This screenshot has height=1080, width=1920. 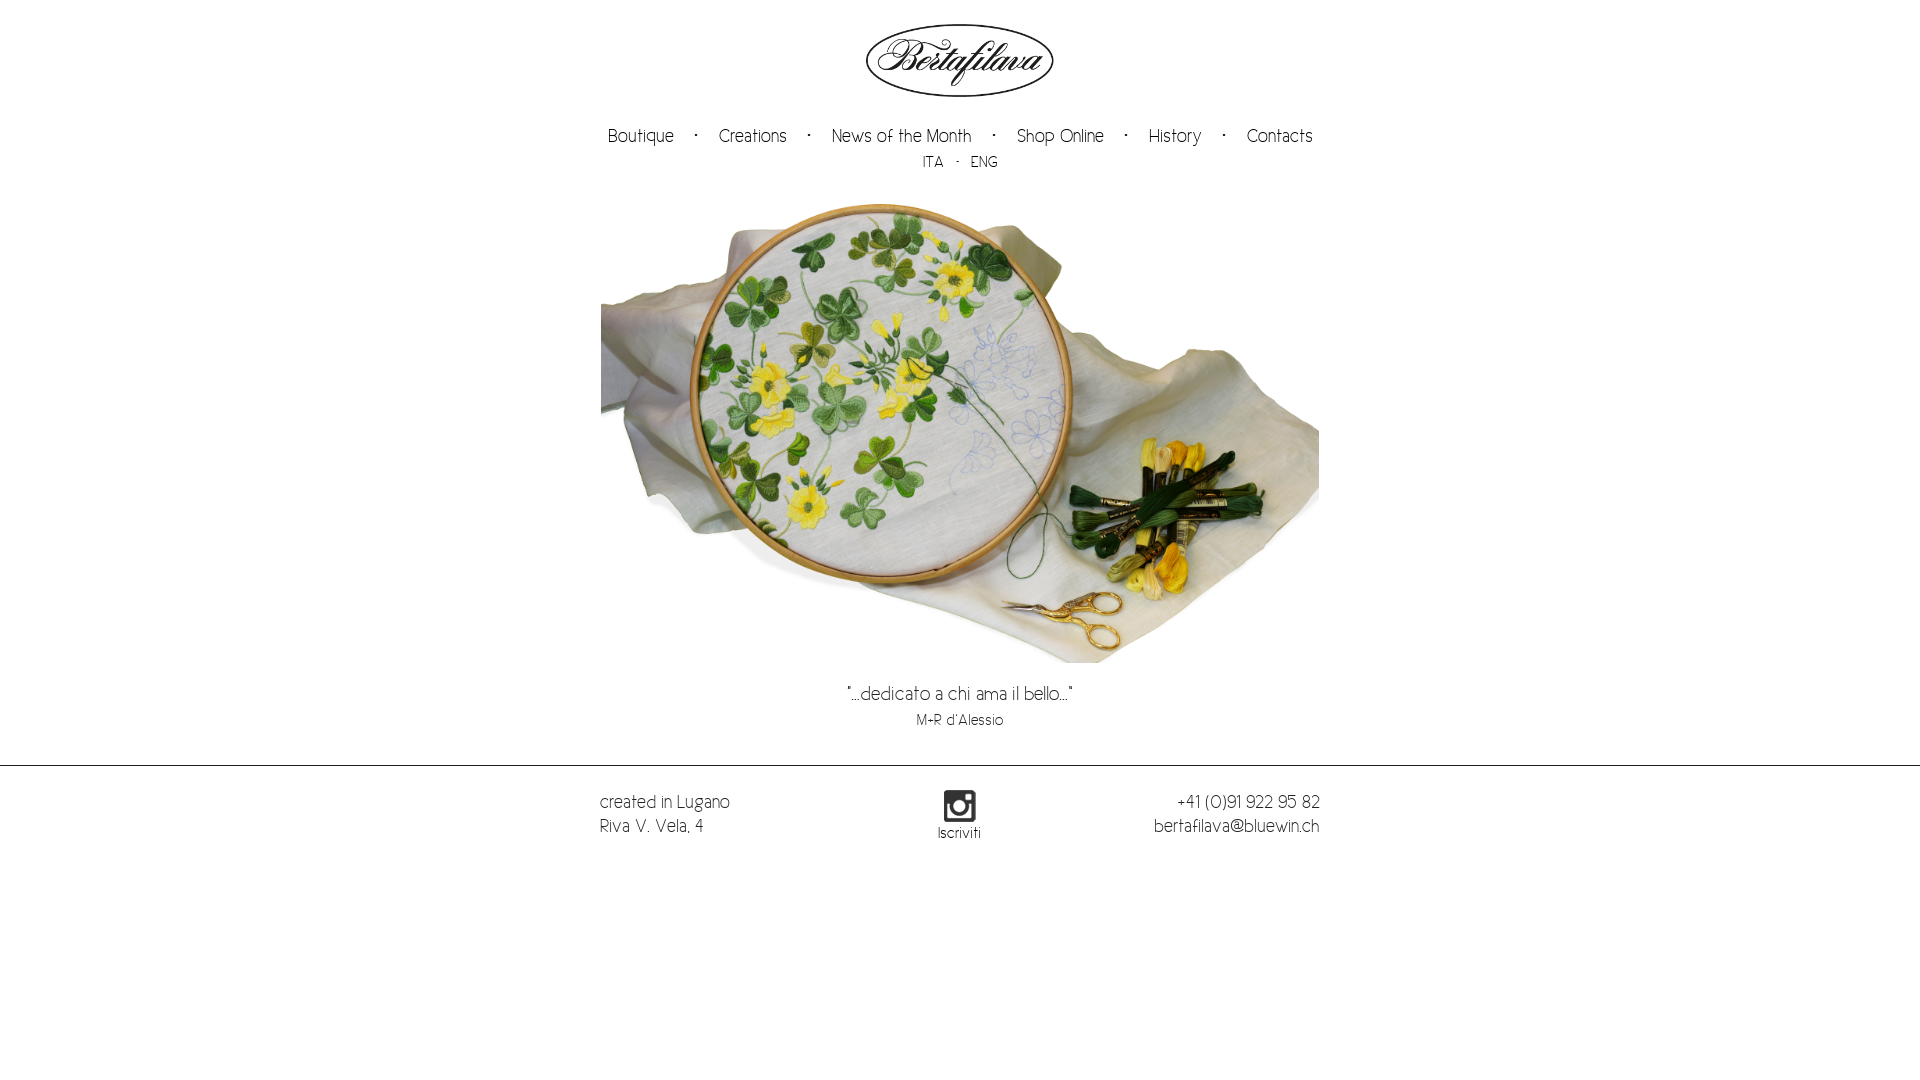 What do you see at coordinates (641, 135) in the screenshot?
I see `'Boutique'` at bounding box center [641, 135].